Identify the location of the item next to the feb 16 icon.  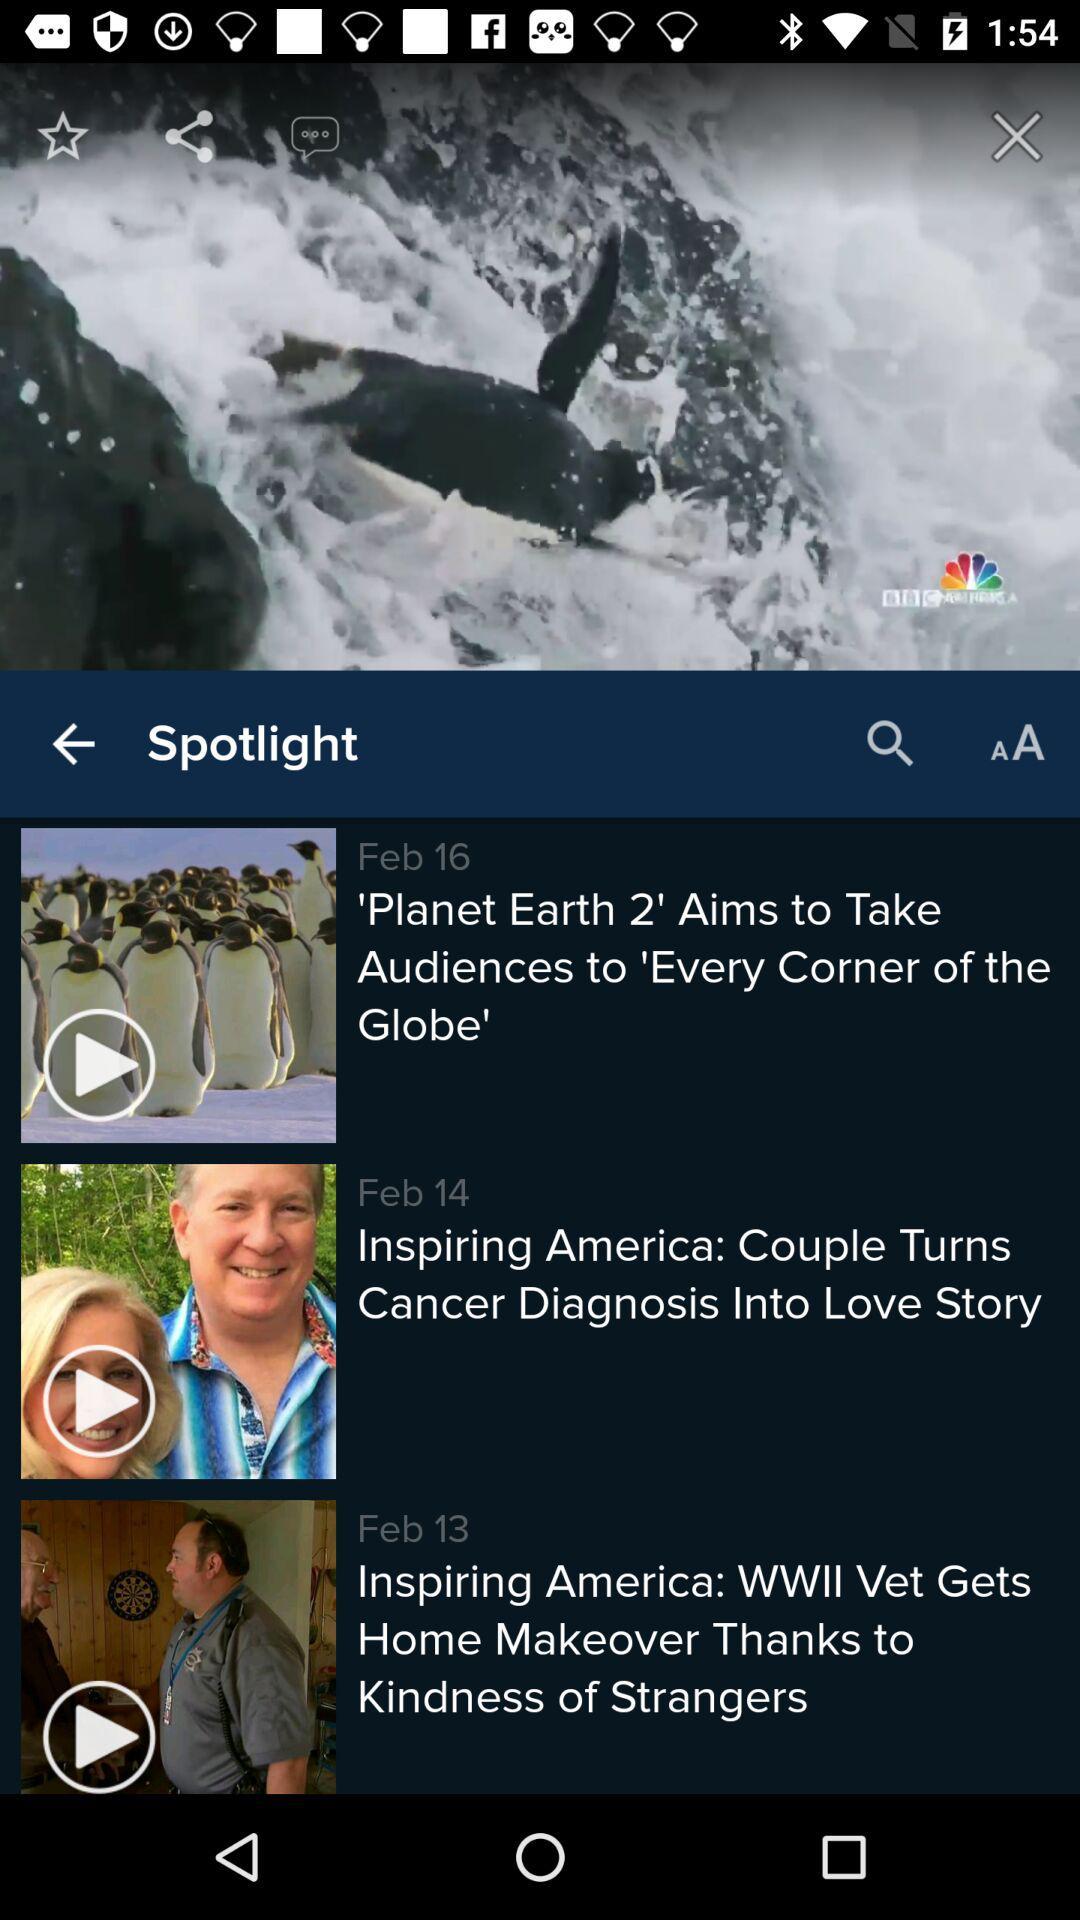
(251, 743).